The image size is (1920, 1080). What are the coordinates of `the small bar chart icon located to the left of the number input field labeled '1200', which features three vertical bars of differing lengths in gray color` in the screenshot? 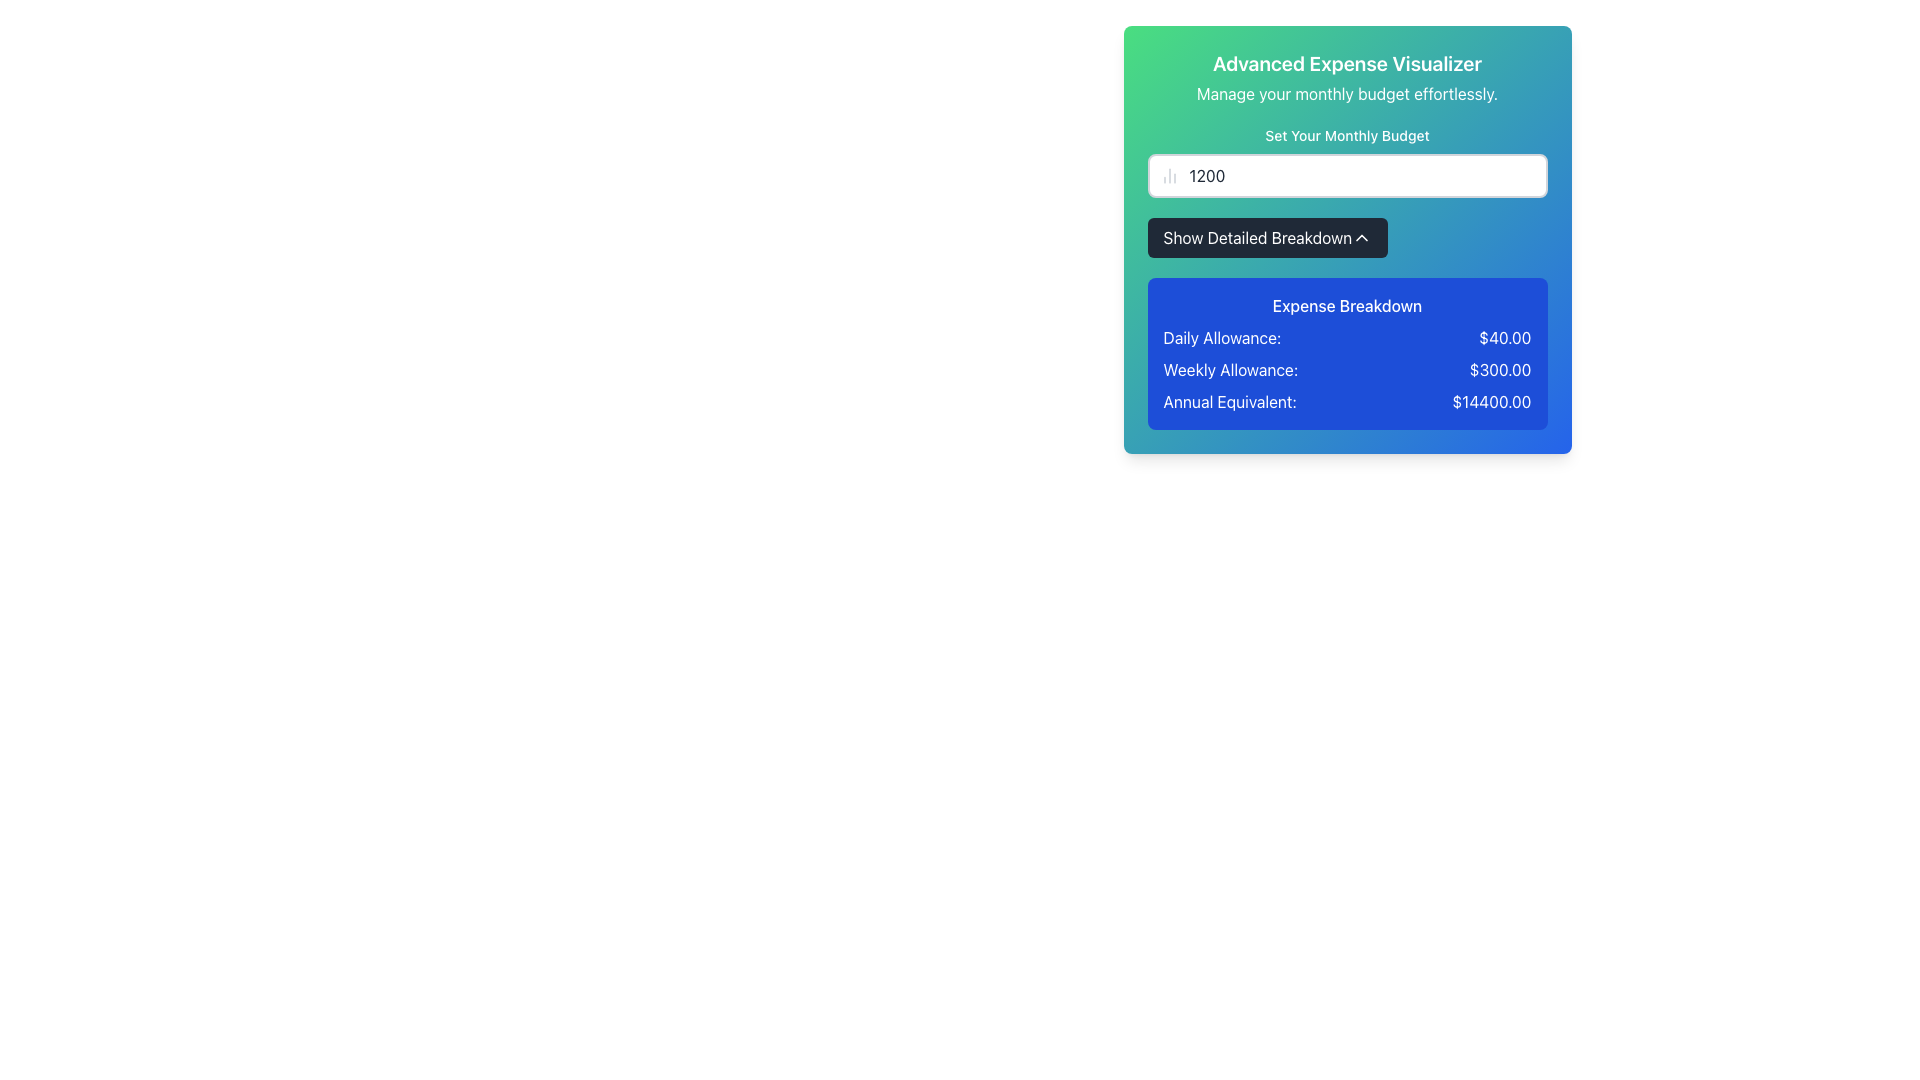 It's located at (1169, 175).